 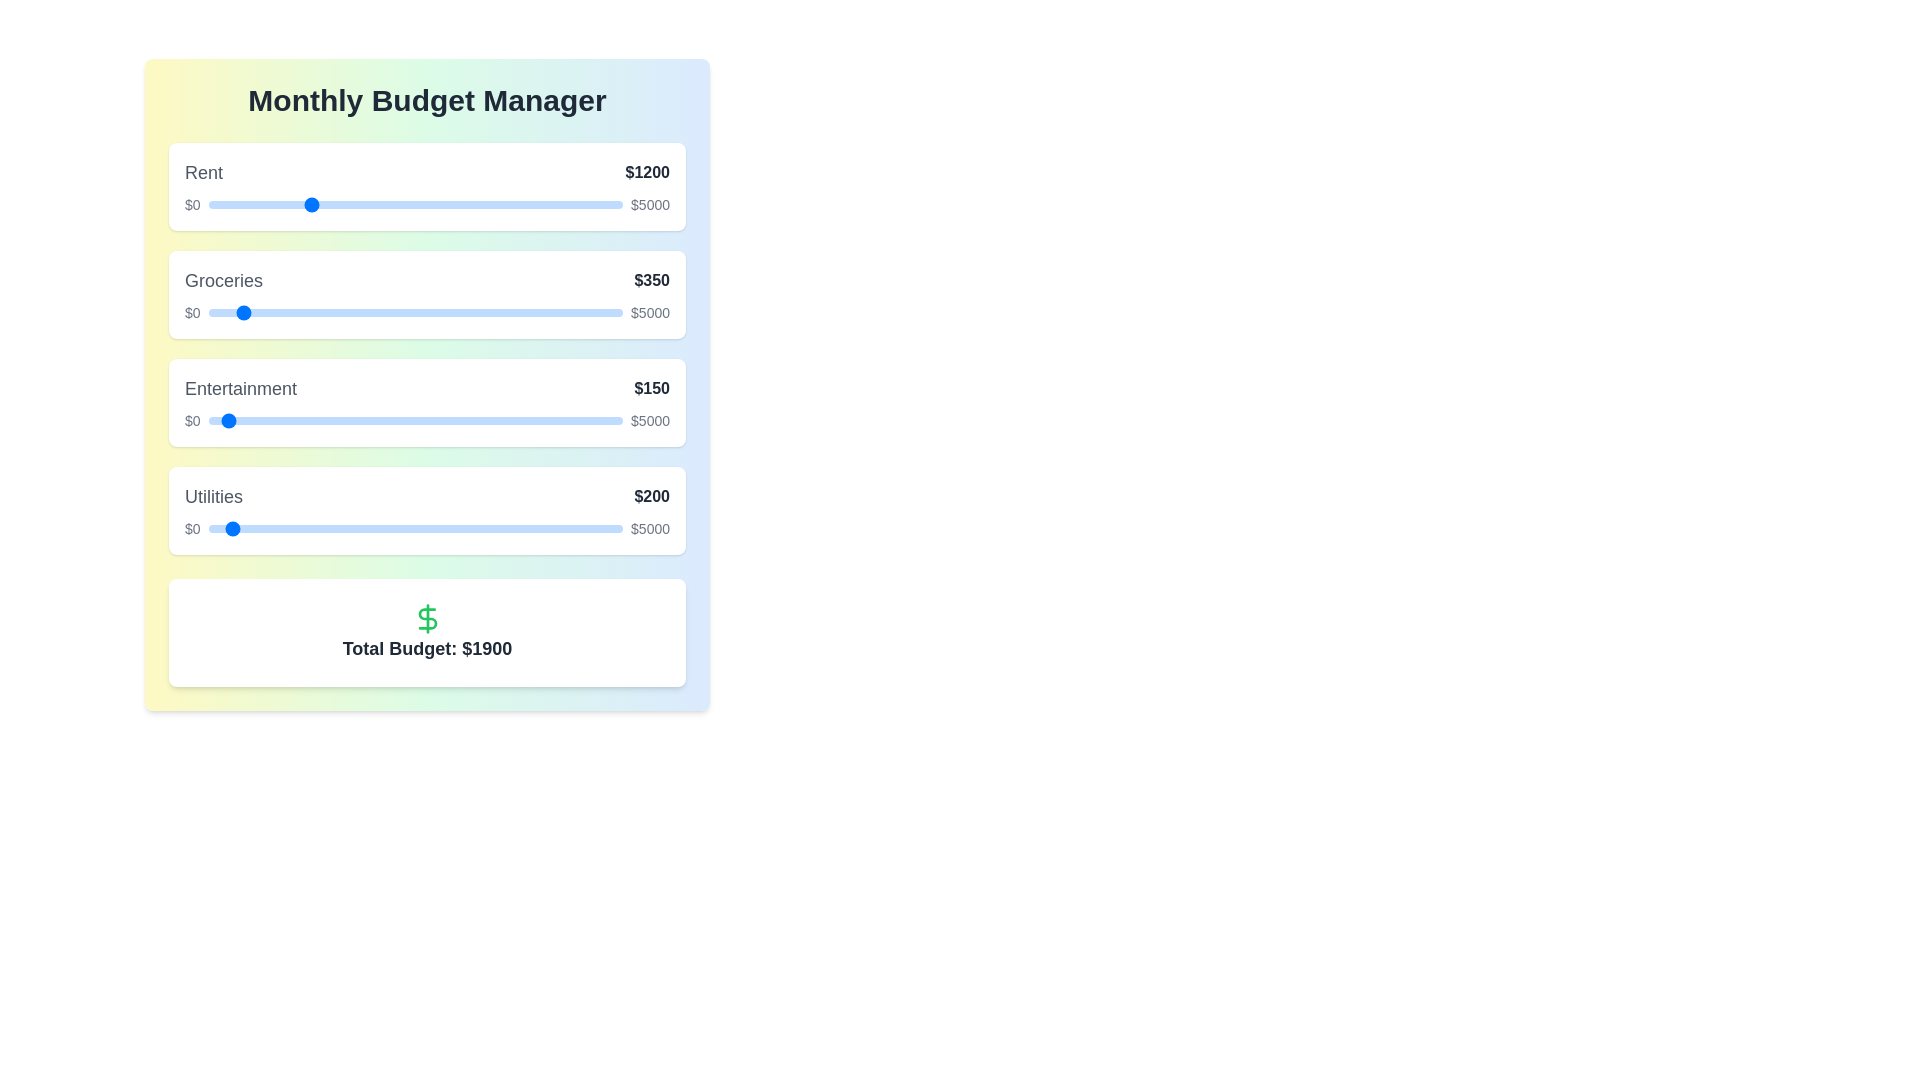 I want to click on the utility budget slider, so click(x=595, y=527).